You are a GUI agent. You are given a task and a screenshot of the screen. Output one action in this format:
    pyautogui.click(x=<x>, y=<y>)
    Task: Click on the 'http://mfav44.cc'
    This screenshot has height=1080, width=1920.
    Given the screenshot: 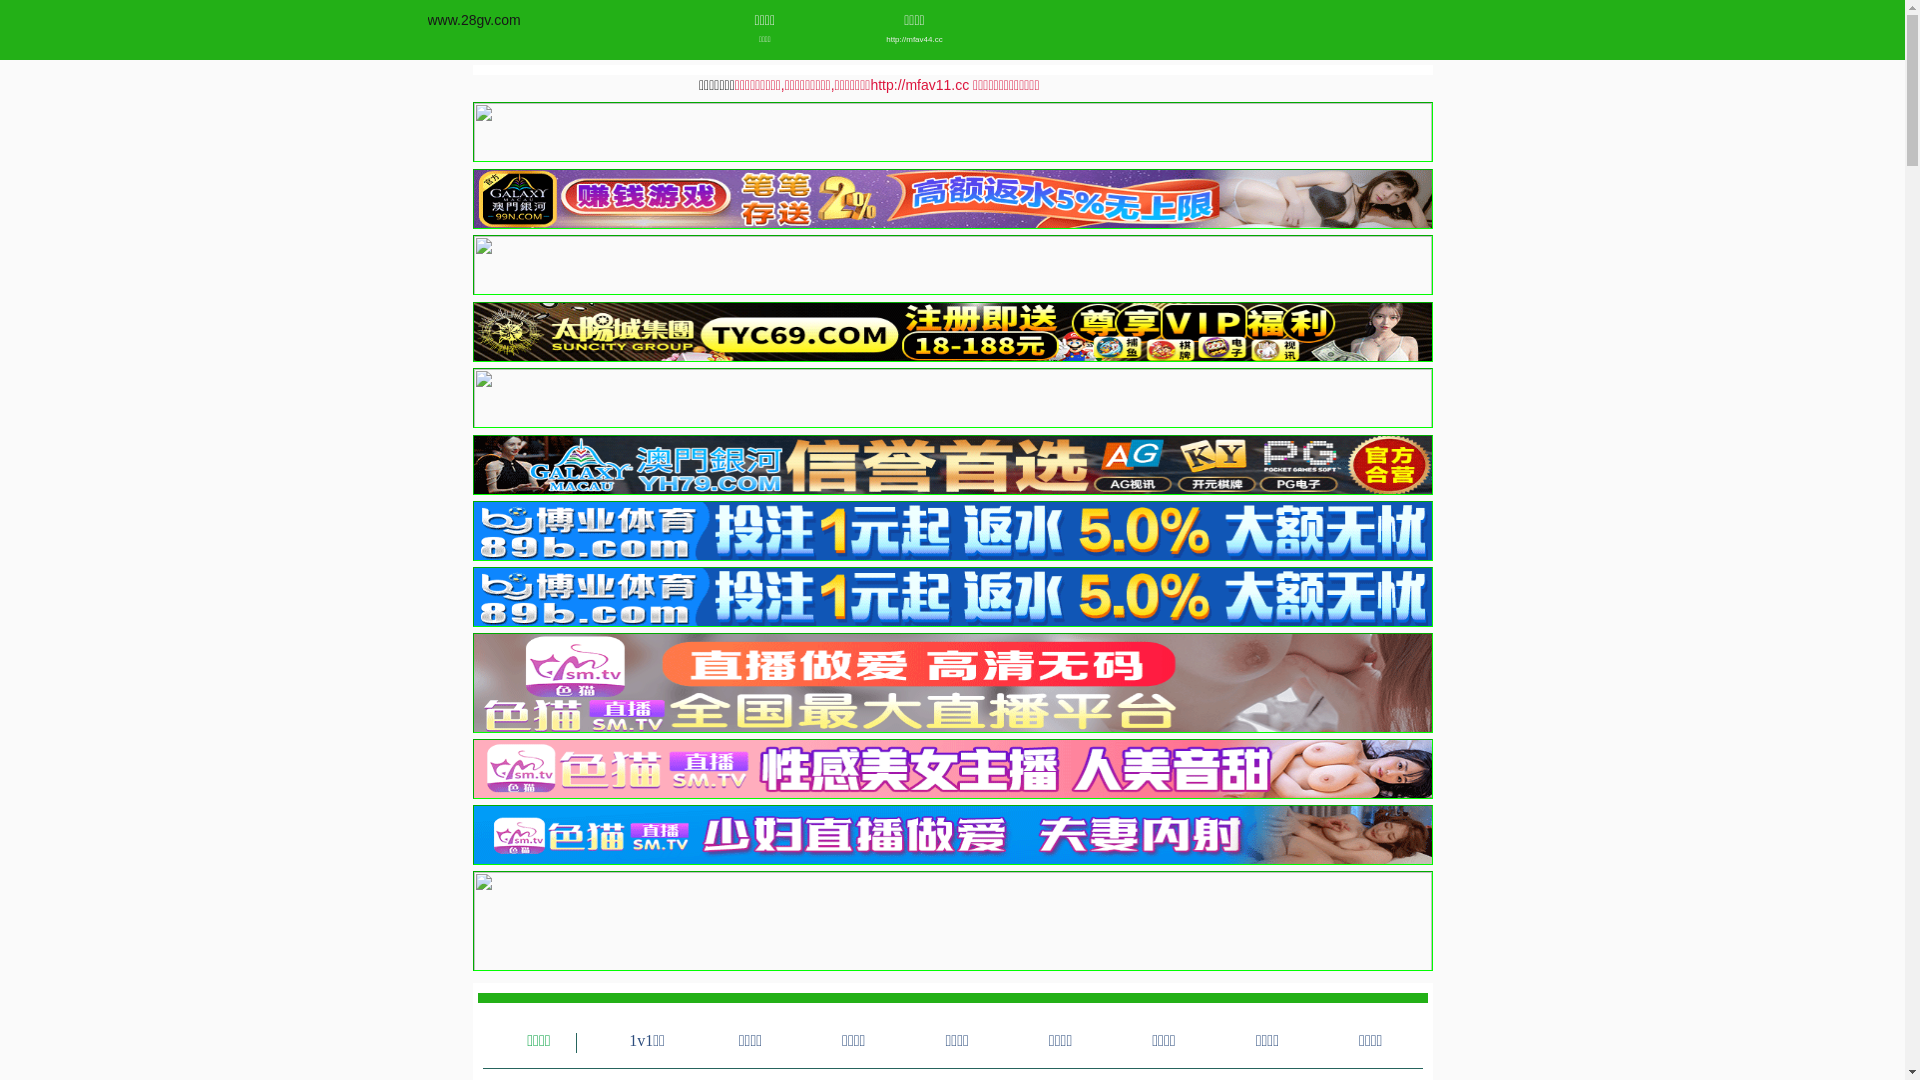 What is the action you would take?
    pyautogui.click(x=914, y=39)
    